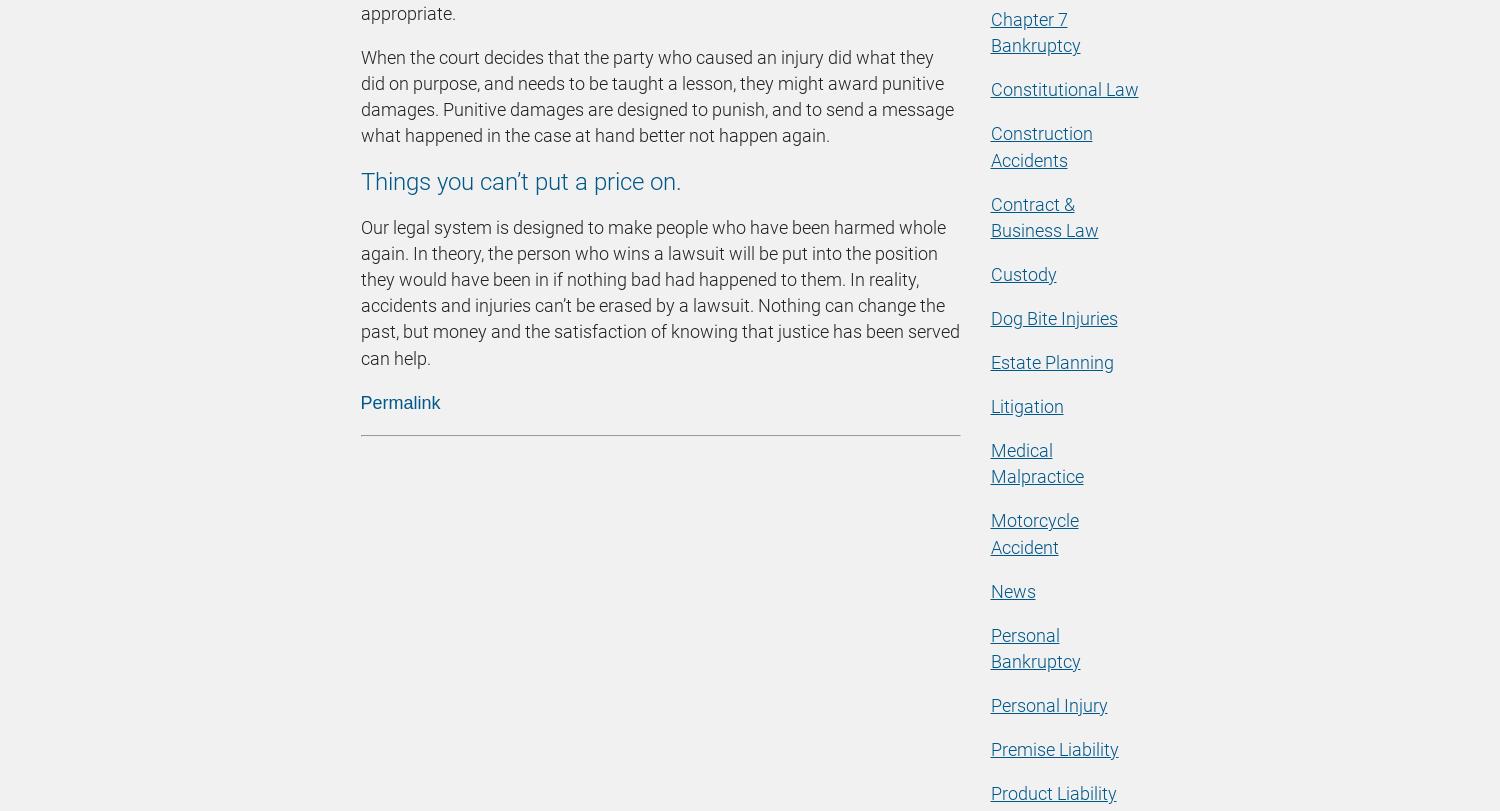 The width and height of the screenshot is (1500, 811). Describe the element at coordinates (1012, 589) in the screenshot. I see `'News'` at that location.